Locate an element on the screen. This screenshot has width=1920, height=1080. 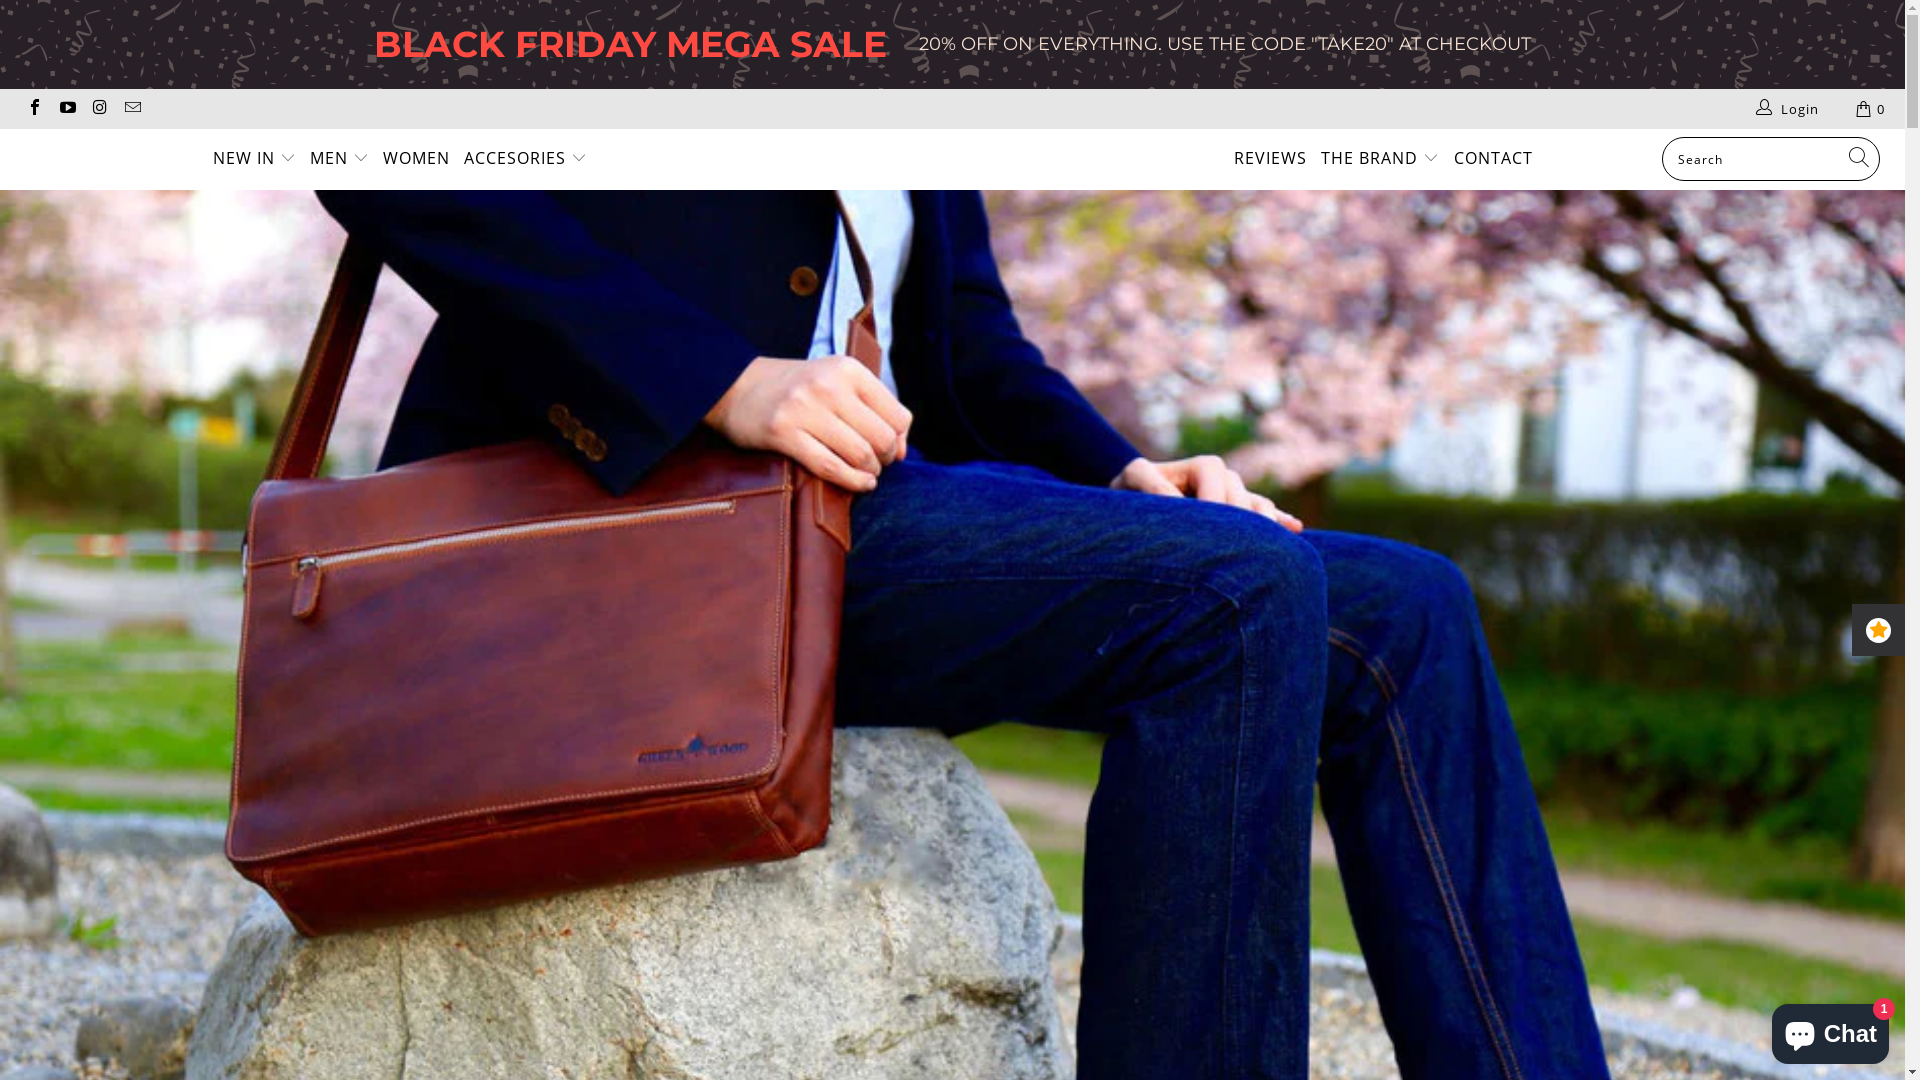
'Greenwood Leather on YouTube' is located at coordinates (66, 108).